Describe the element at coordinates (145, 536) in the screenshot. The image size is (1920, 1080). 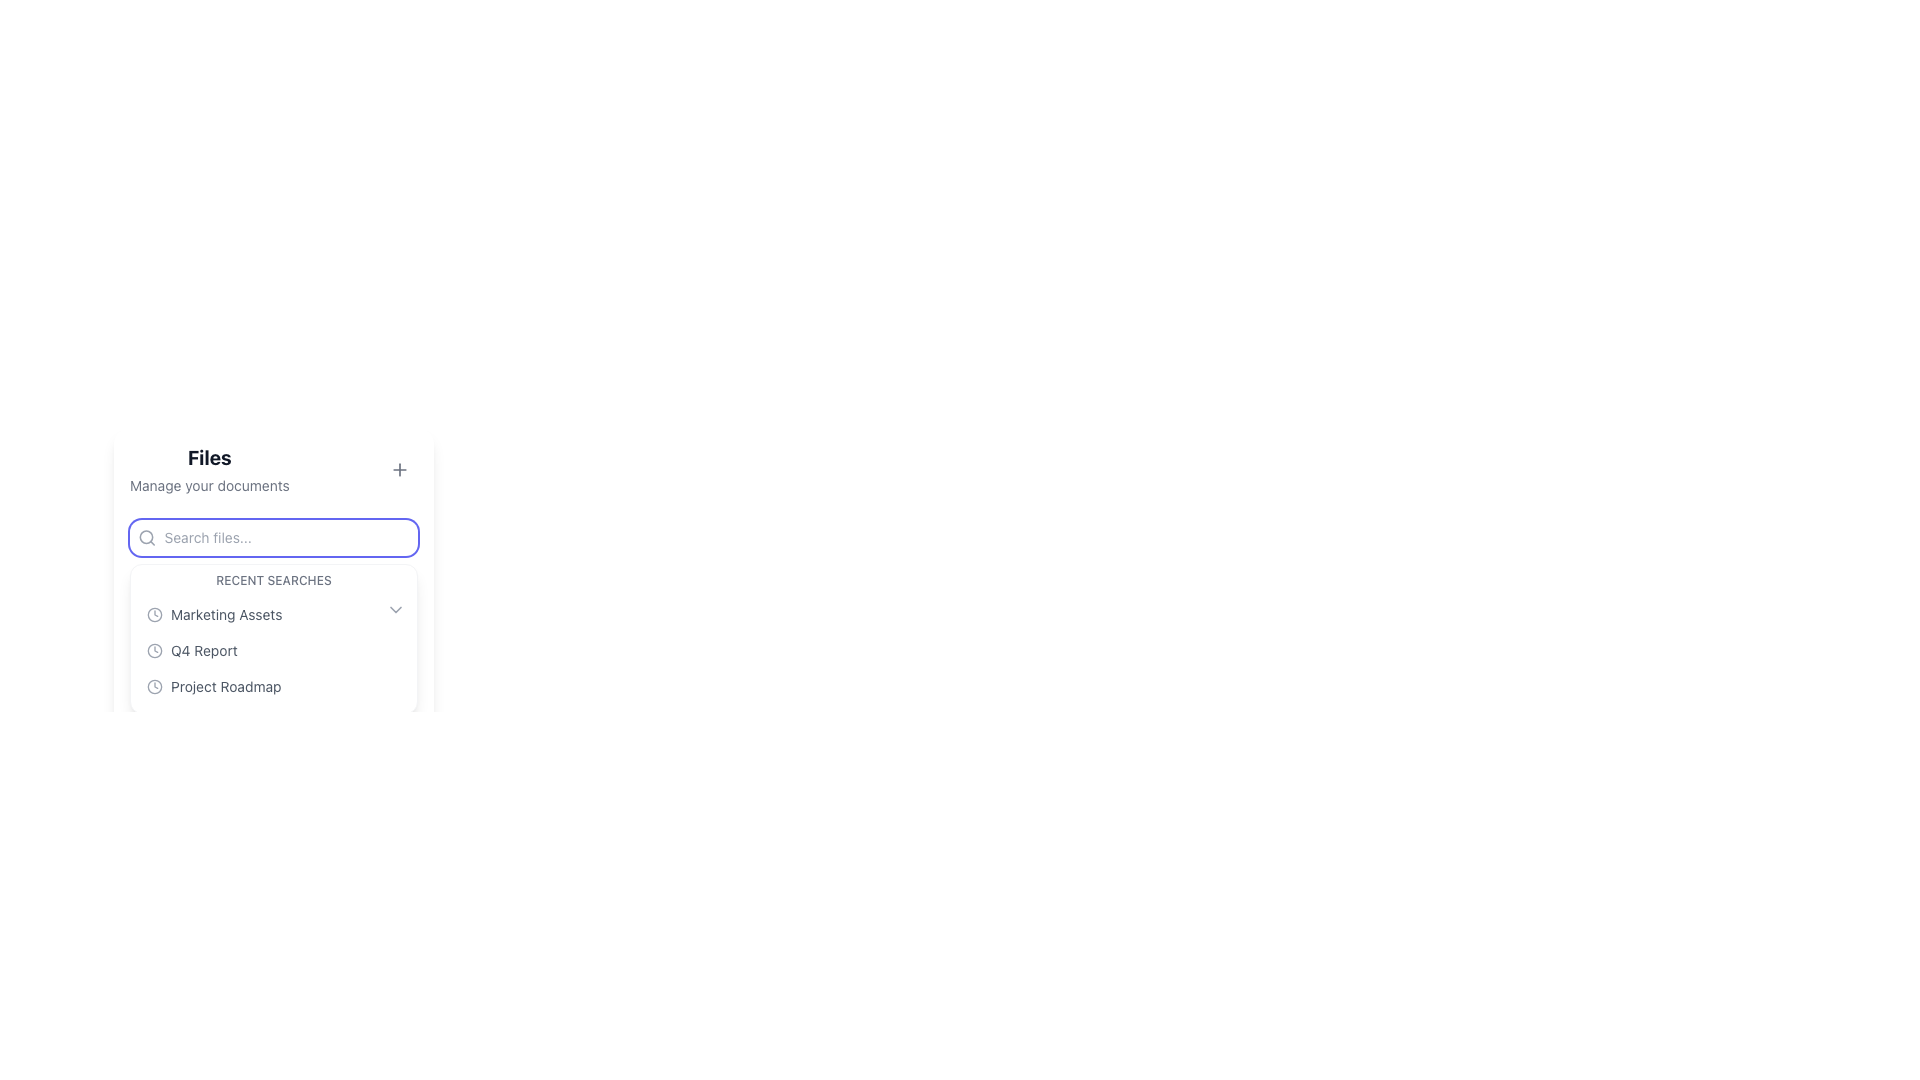
I see `the circular graphical part of the search icon located on the left side of the search bar in the upper section of the interface` at that location.